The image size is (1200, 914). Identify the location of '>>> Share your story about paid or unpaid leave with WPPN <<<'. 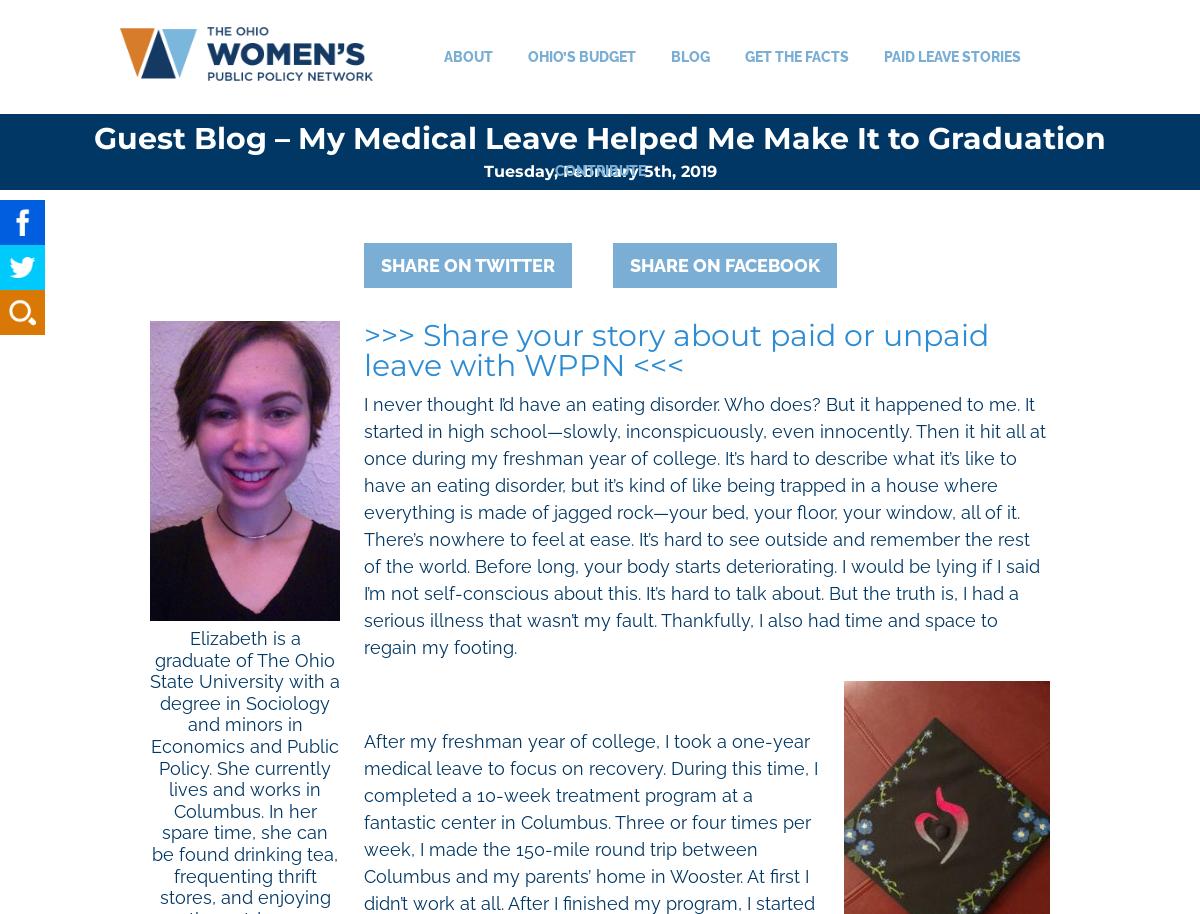
(363, 349).